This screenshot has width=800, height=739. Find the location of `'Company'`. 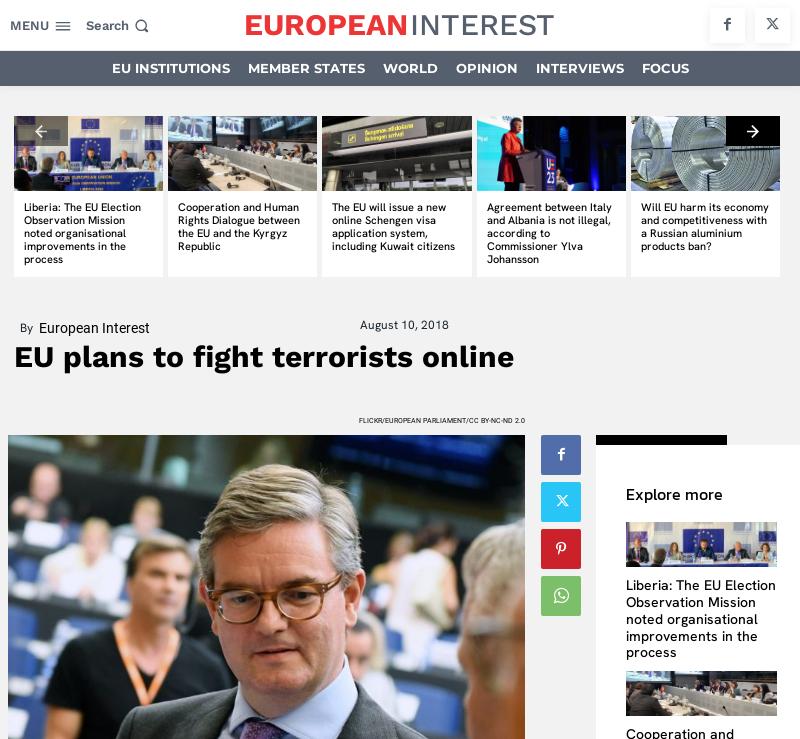

'Company' is located at coordinates (412, 422).